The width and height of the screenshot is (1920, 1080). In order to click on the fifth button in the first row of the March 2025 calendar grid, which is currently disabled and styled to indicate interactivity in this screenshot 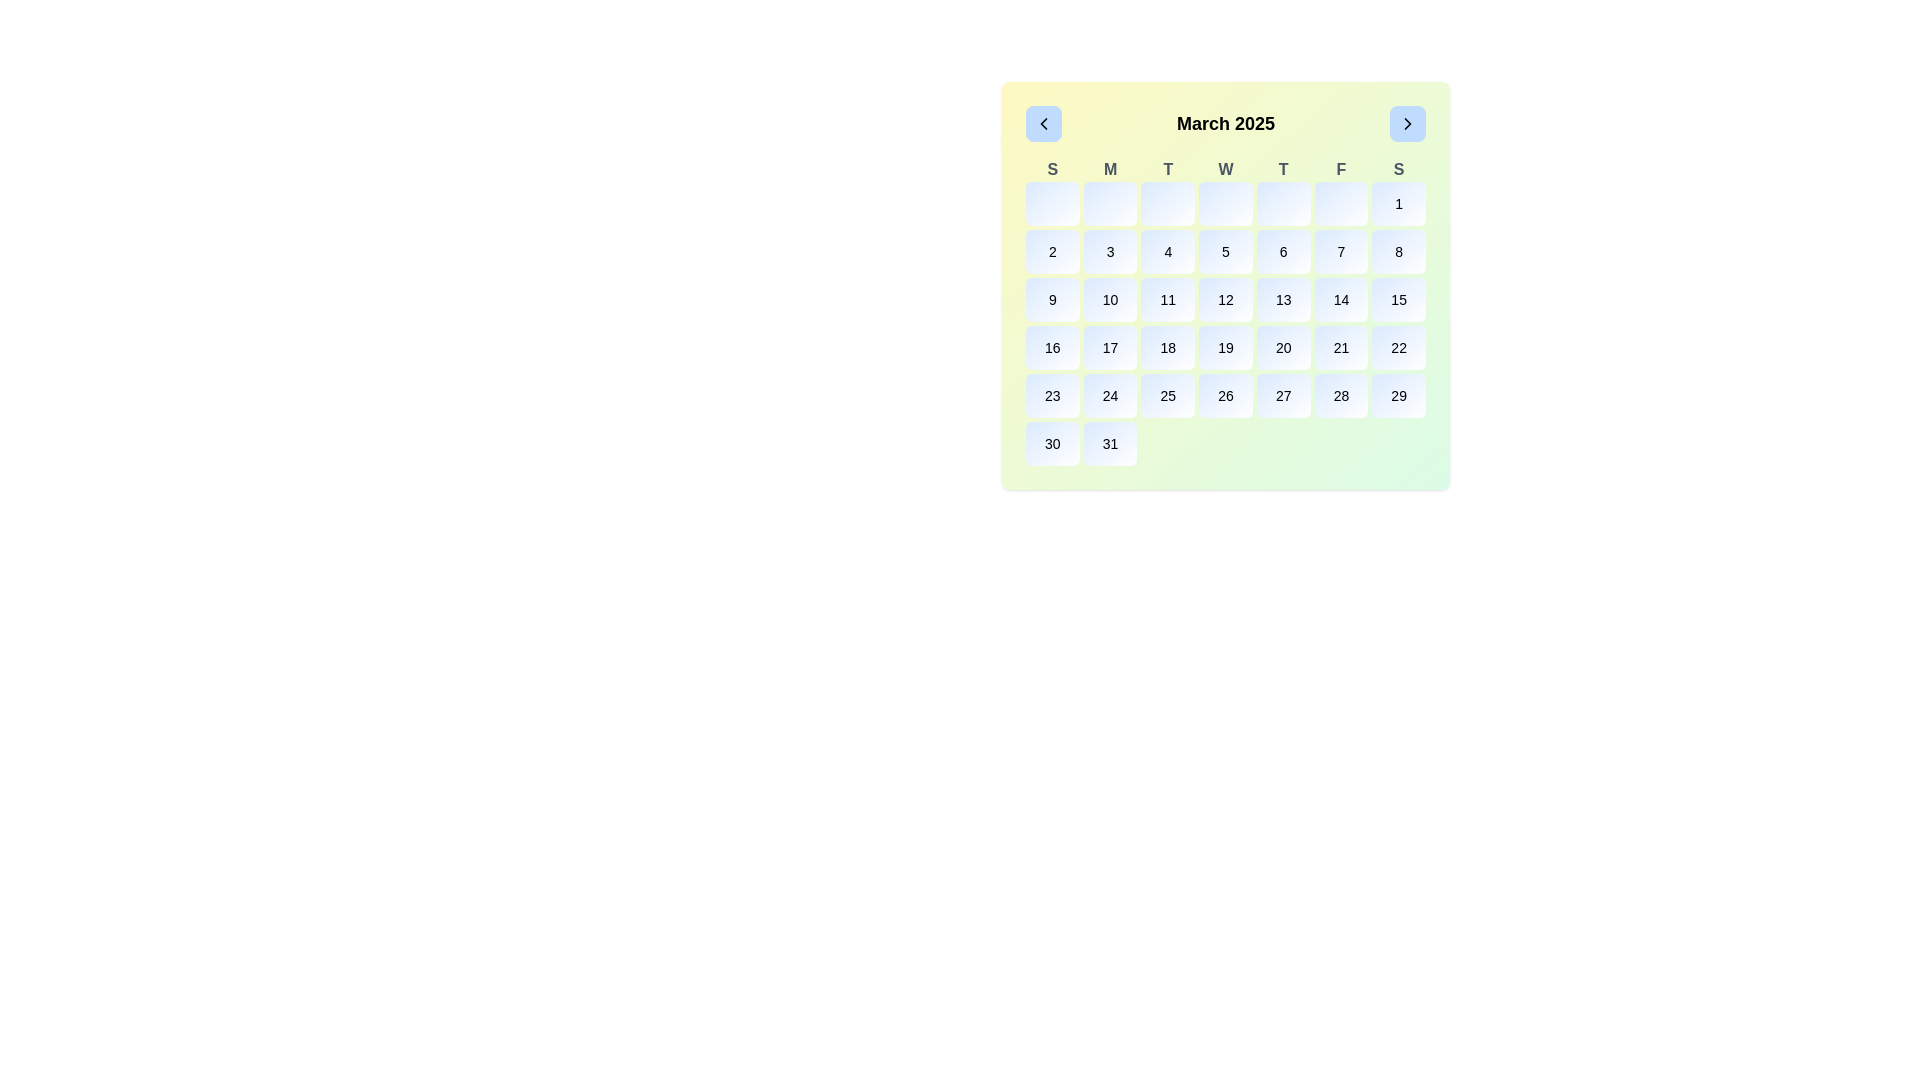, I will do `click(1283, 204)`.